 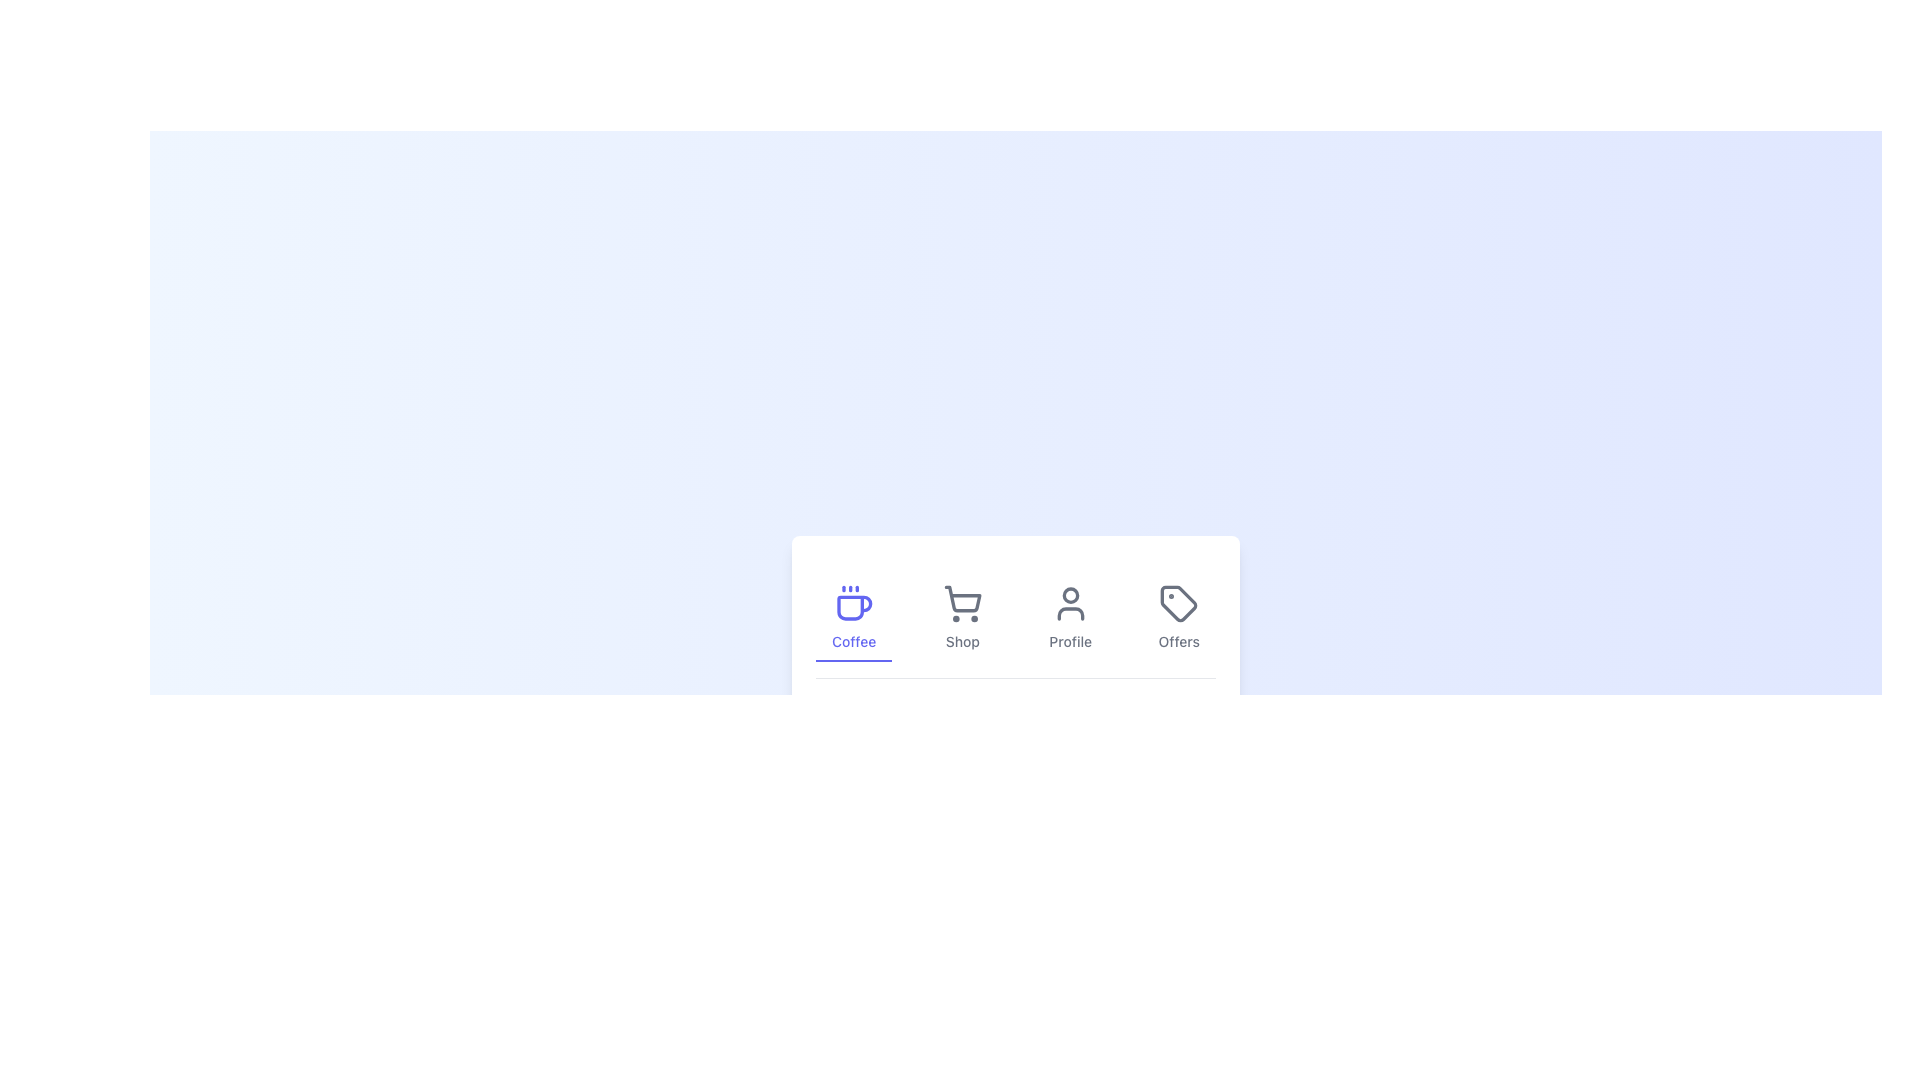 I want to click on the Shop label in the navigation bar, so click(x=962, y=641).